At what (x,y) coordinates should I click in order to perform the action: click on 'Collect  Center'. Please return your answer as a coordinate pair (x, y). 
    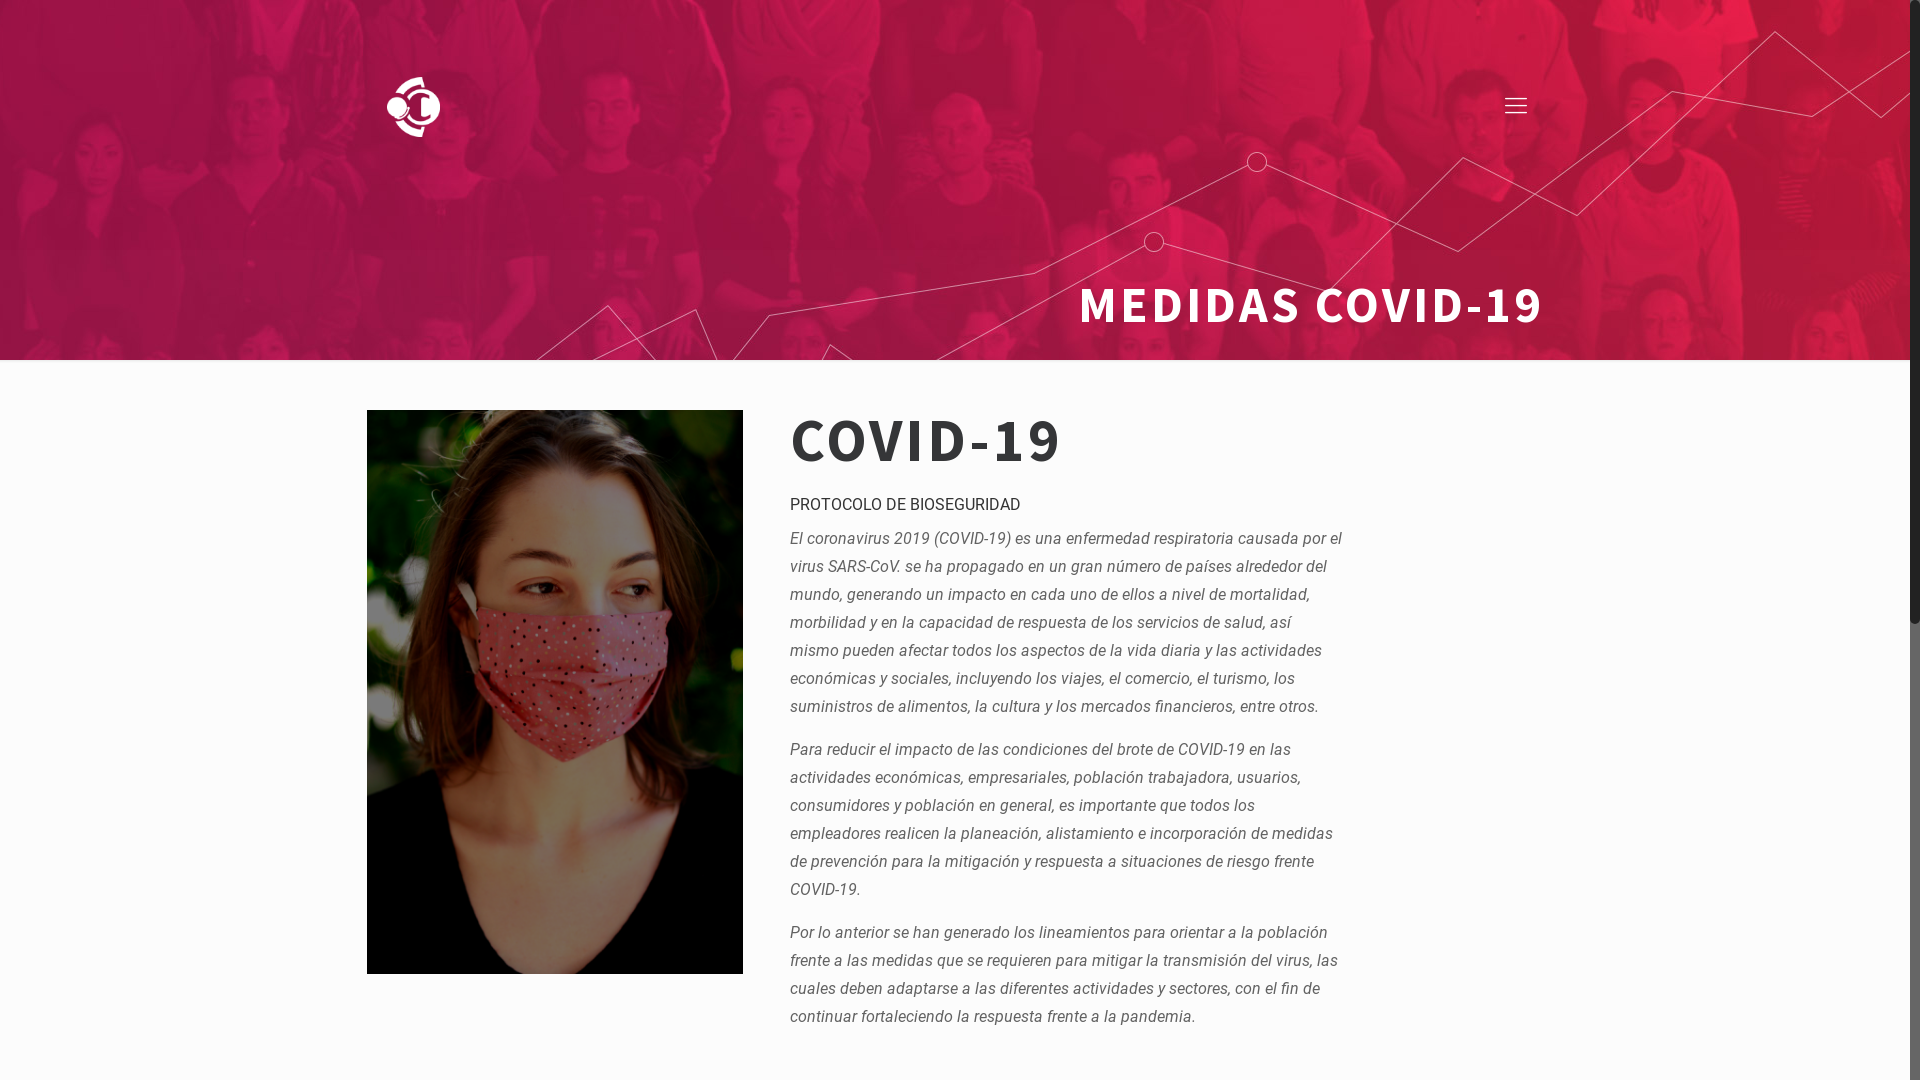
    Looking at the image, I should click on (412, 105).